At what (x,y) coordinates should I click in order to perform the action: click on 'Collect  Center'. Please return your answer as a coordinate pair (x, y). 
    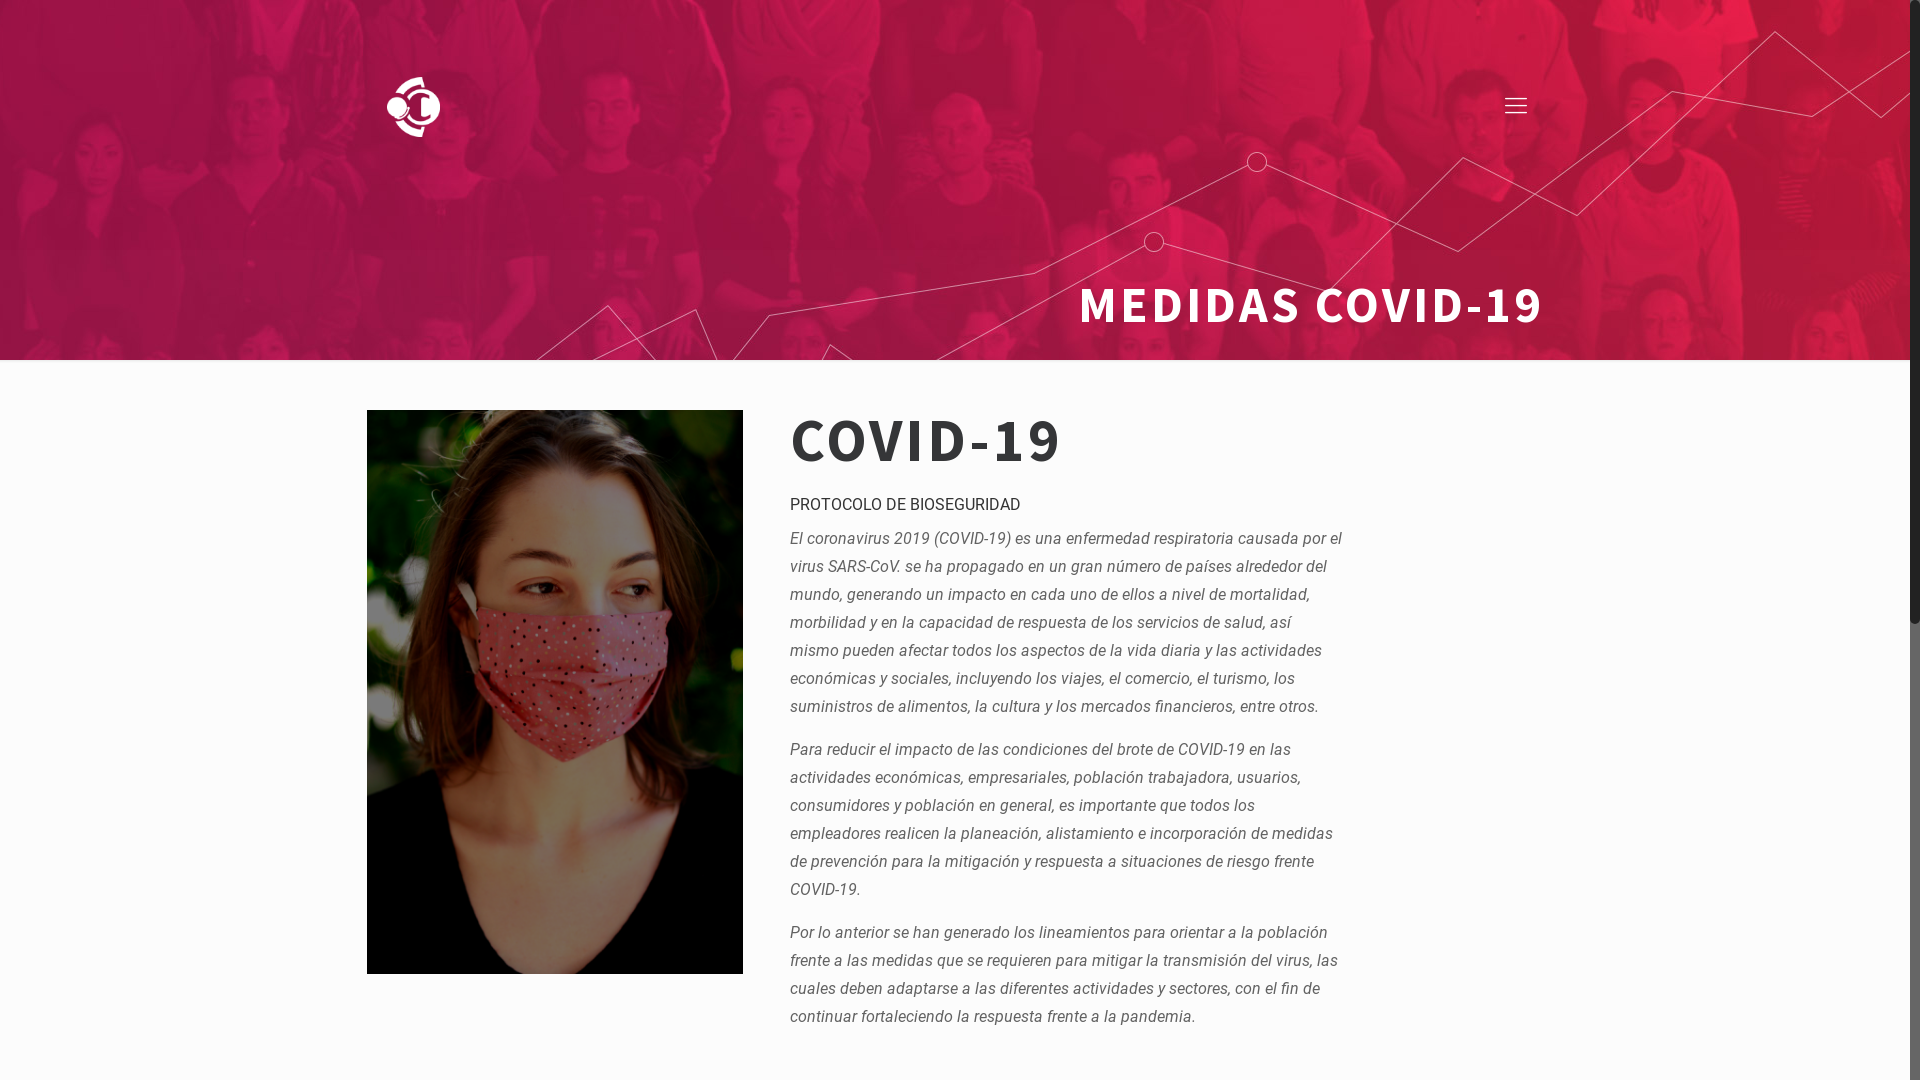
    Looking at the image, I should click on (412, 105).